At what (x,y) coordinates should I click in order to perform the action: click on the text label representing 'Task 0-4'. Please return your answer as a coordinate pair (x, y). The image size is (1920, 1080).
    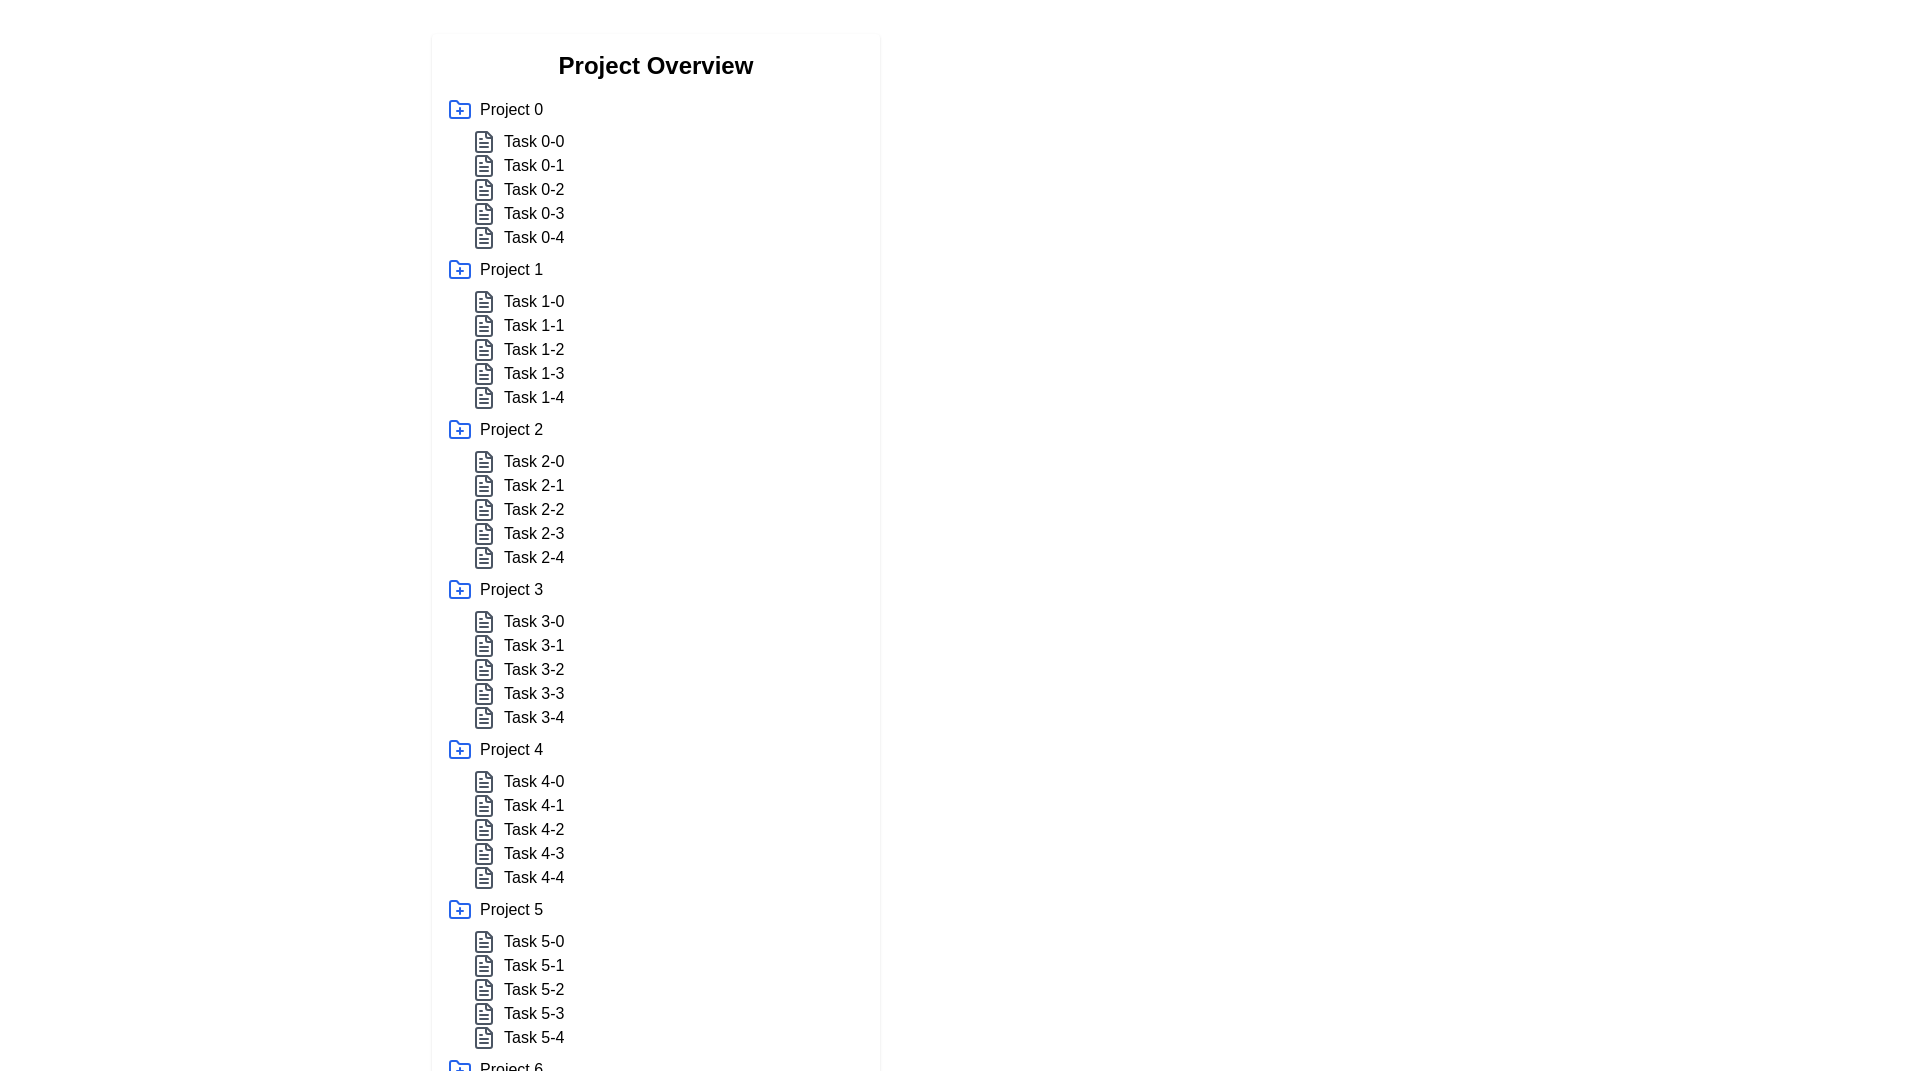
    Looking at the image, I should click on (534, 237).